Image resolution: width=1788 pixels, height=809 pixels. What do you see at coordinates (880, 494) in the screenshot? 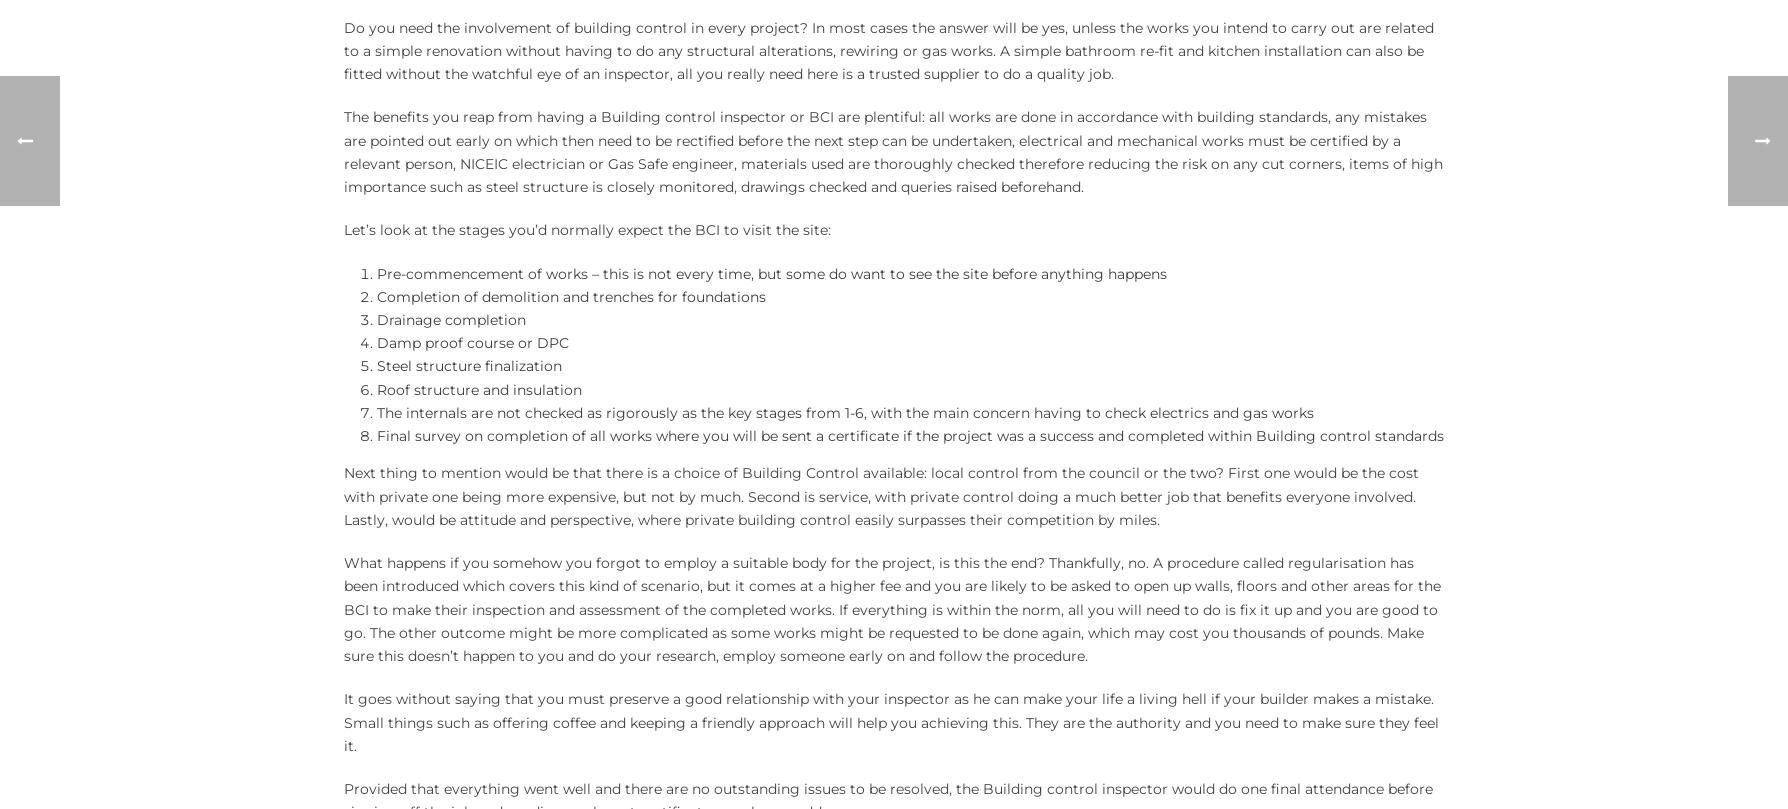
I see `'Next thing to mention would be that there
is a choice of Building Control available: local control from the council or

the two? First one would be the cost with private one being more expensive, but
not by much. Second is service, with private control doing a much better job
that benefits everyone involved. Lastly, would be attitude and perspective,
where private building control easily surpasses their competition by miles.'` at bounding box center [880, 494].